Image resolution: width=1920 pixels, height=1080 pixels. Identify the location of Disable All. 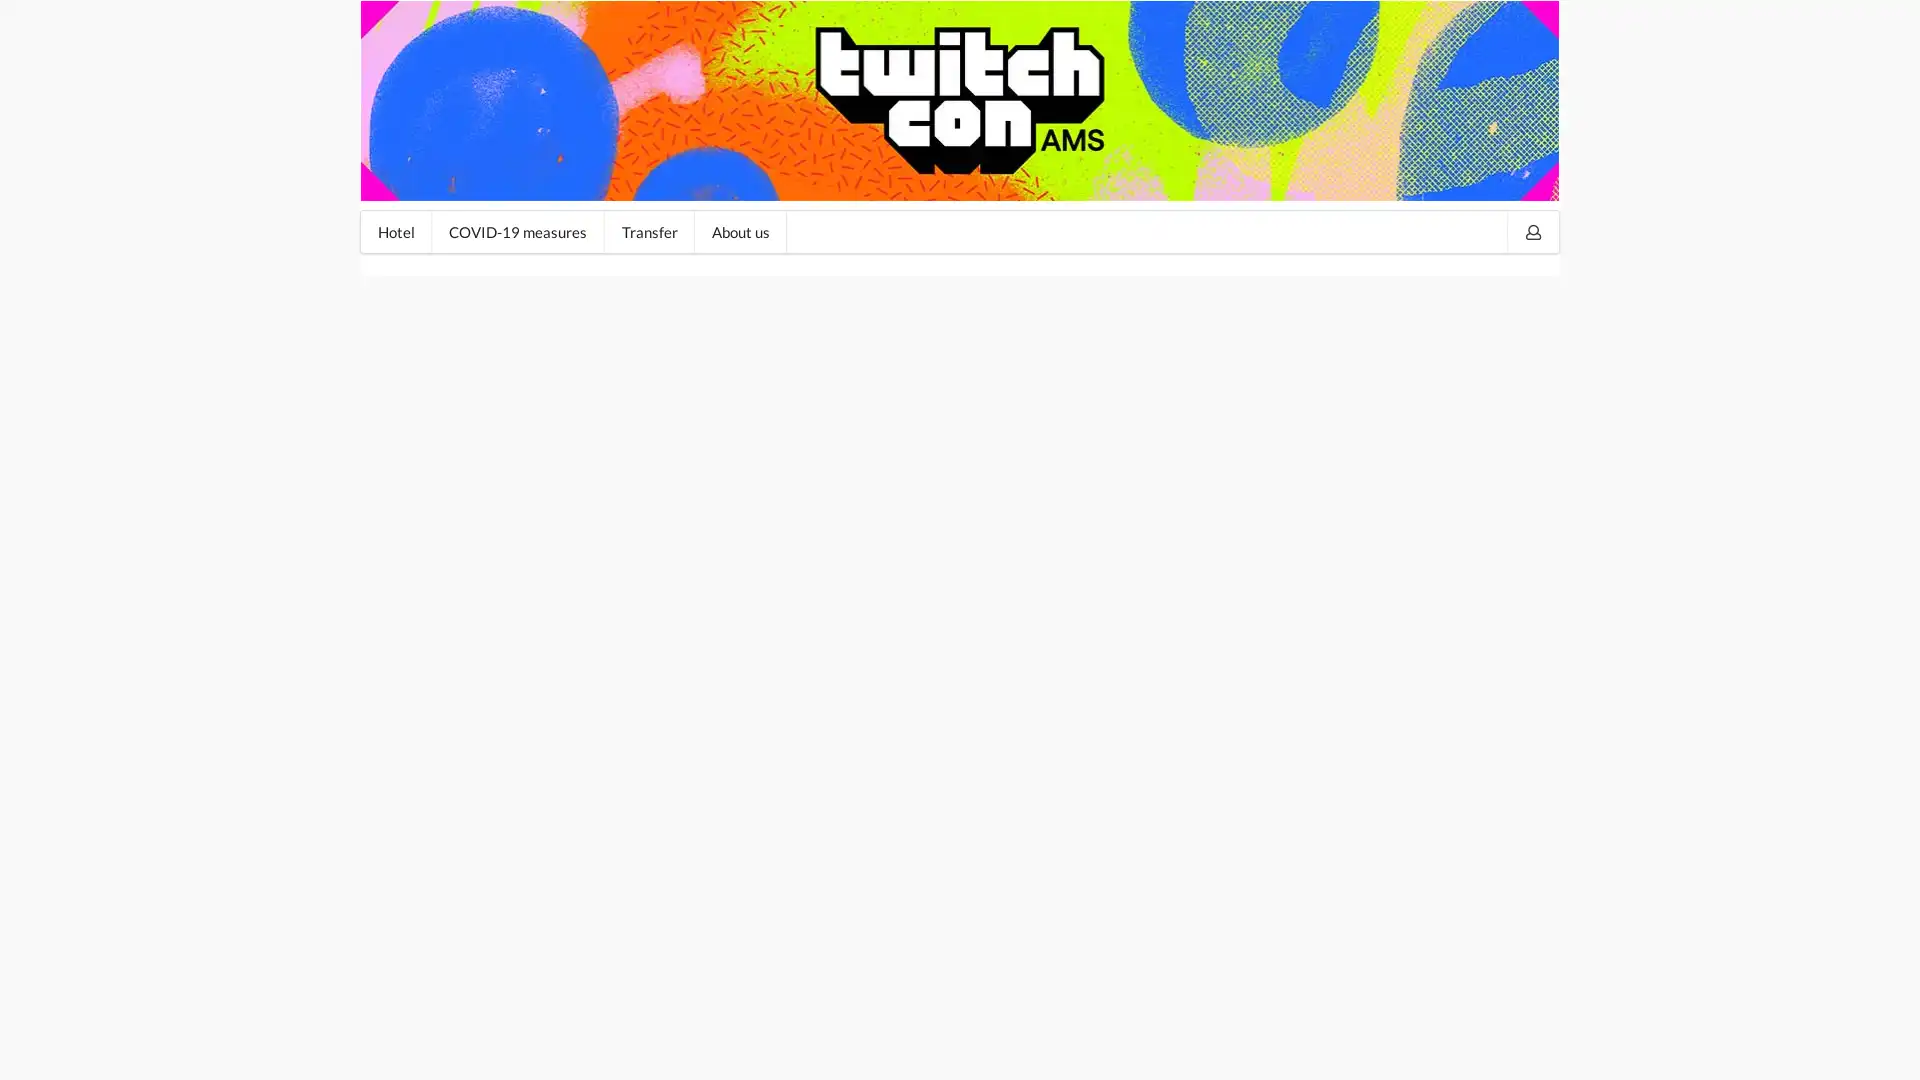
(1371, 1047).